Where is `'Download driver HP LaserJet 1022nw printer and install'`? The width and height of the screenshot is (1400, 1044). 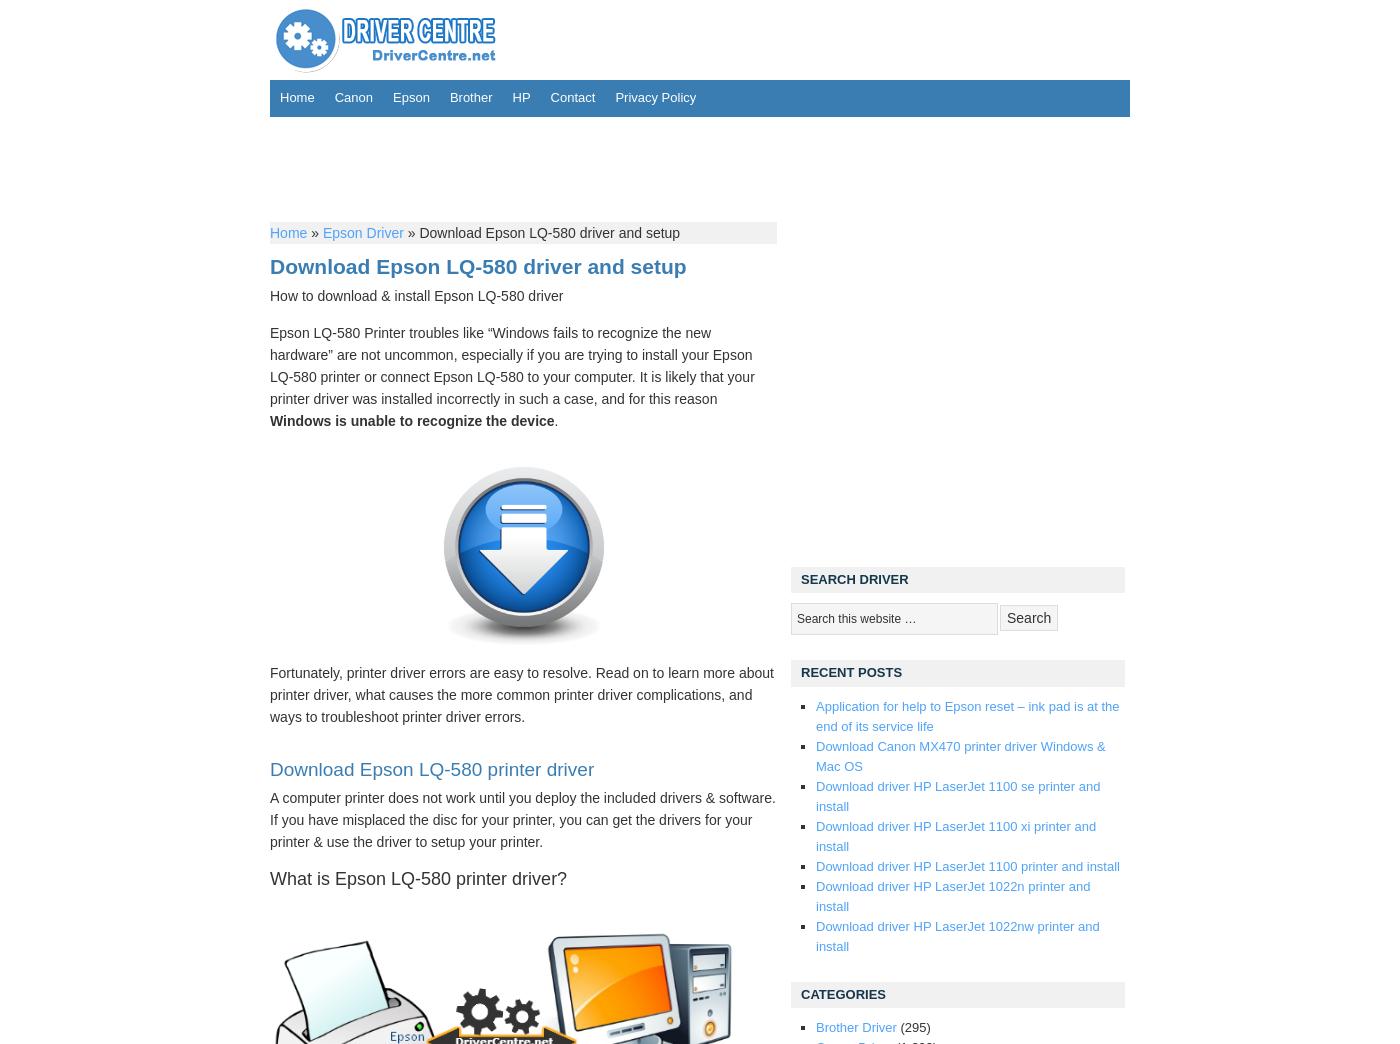 'Download driver HP LaserJet 1022nw printer and install' is located at coordinates (957, 934).